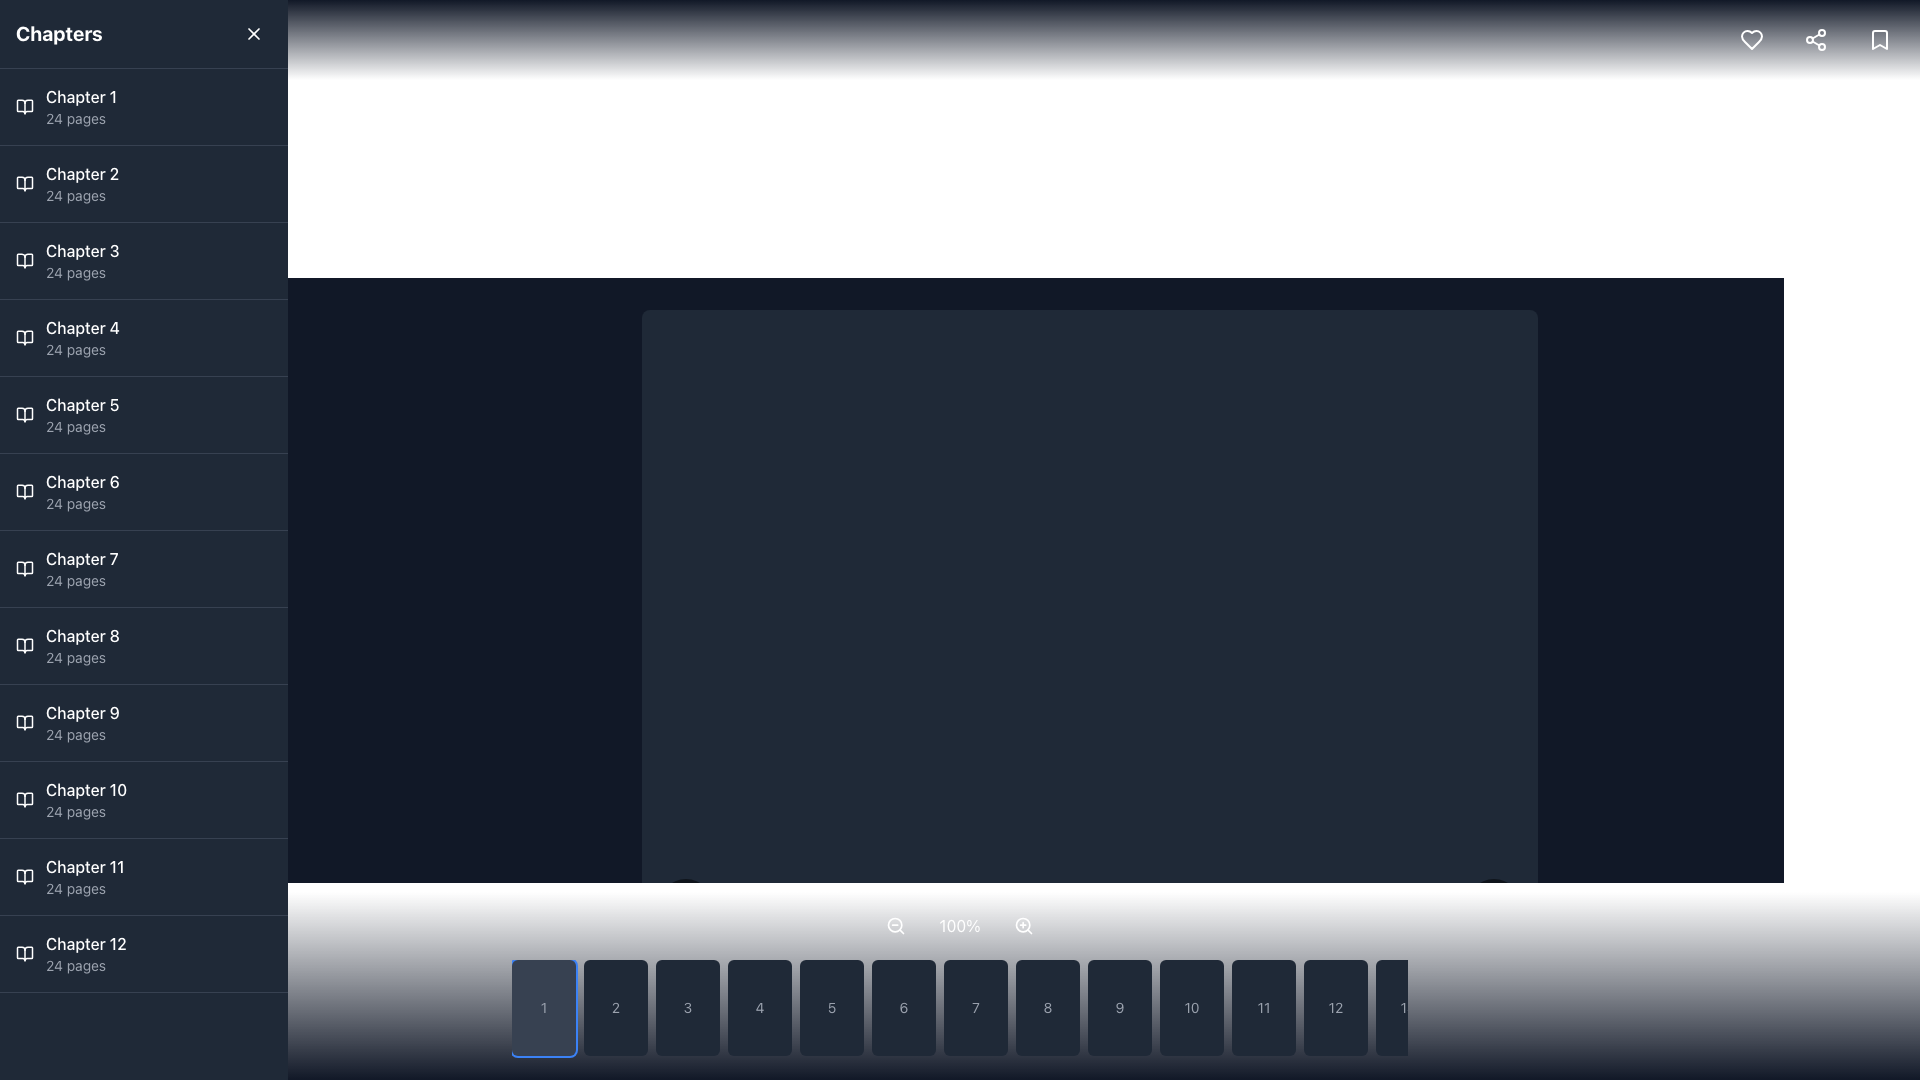  What do you see at coordinates (81, 249) in the screenshot?
I see `the 'Chapter 3' text label, which is the third item in a vertical list of chapters, displayed in white on a dark blue background` at bounding box center [81, 249].